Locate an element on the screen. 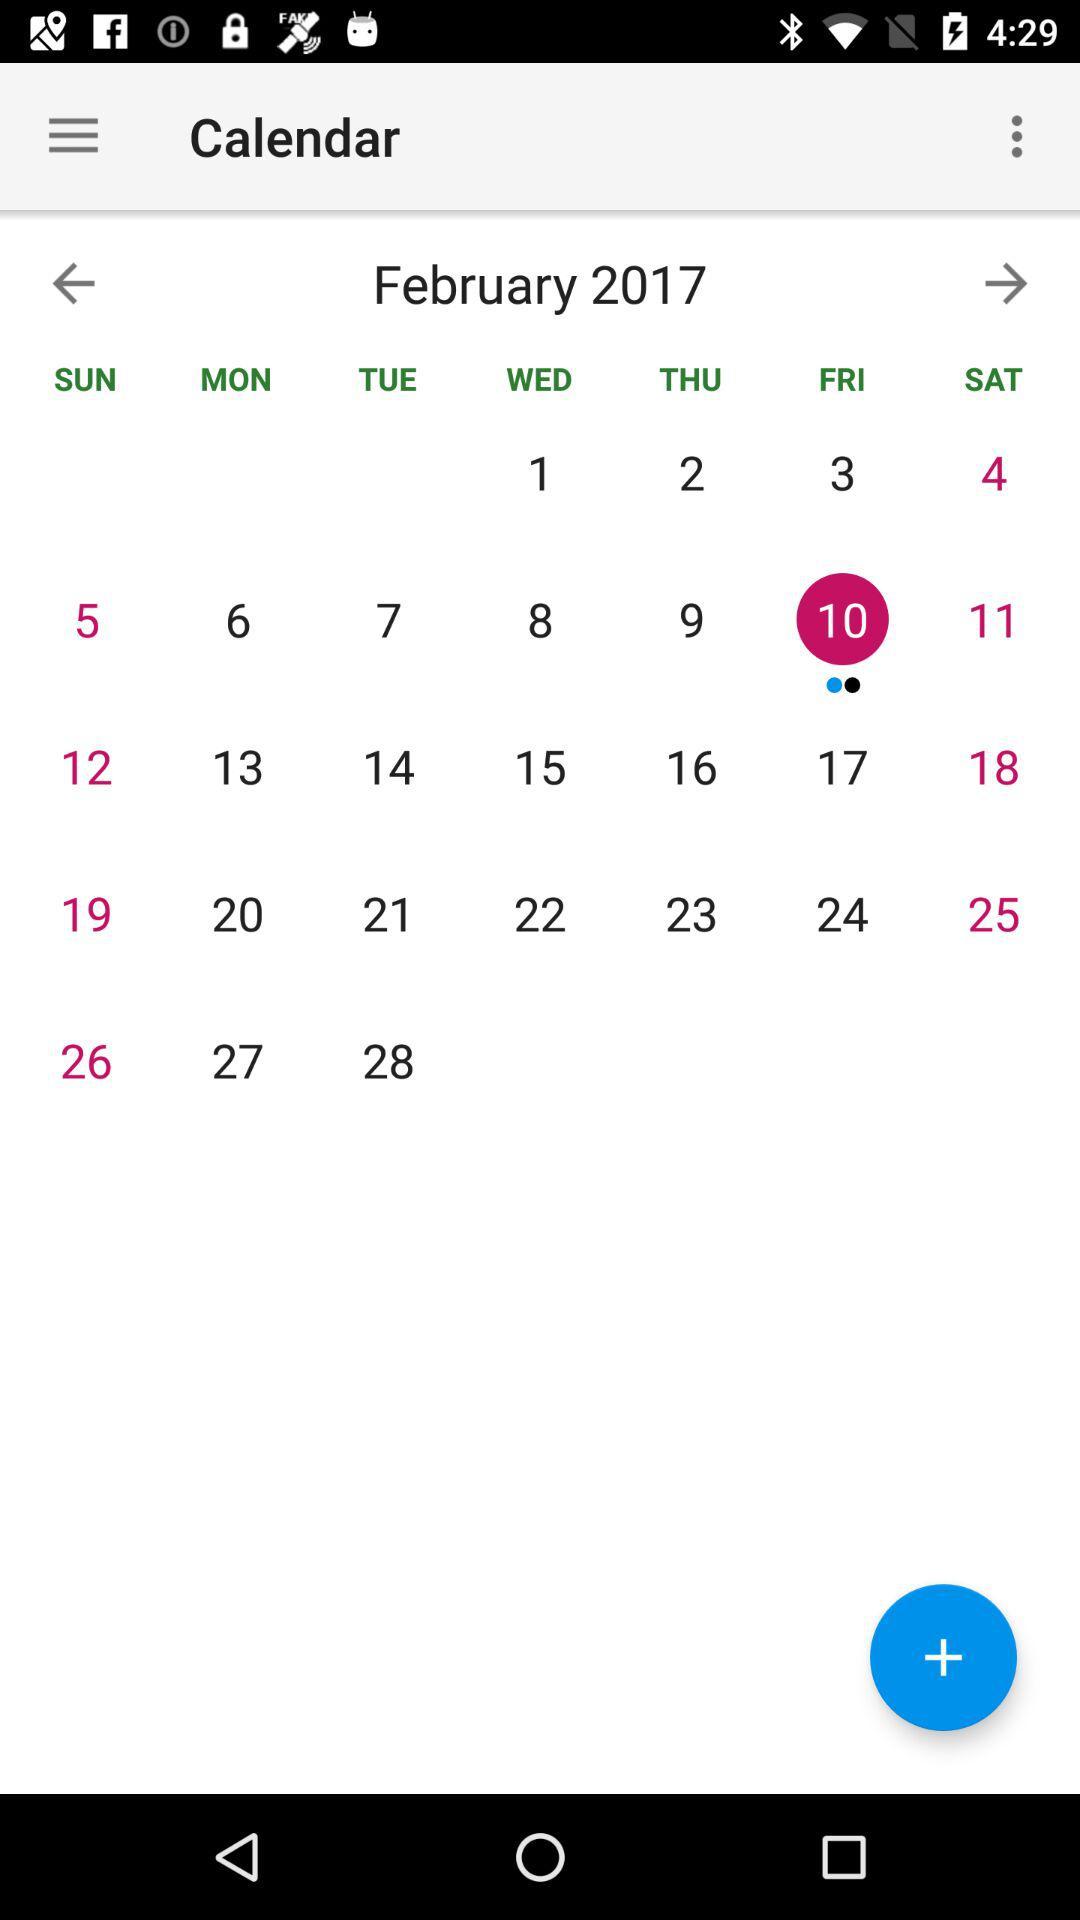  the add option is located at coordinates (943, 1657).